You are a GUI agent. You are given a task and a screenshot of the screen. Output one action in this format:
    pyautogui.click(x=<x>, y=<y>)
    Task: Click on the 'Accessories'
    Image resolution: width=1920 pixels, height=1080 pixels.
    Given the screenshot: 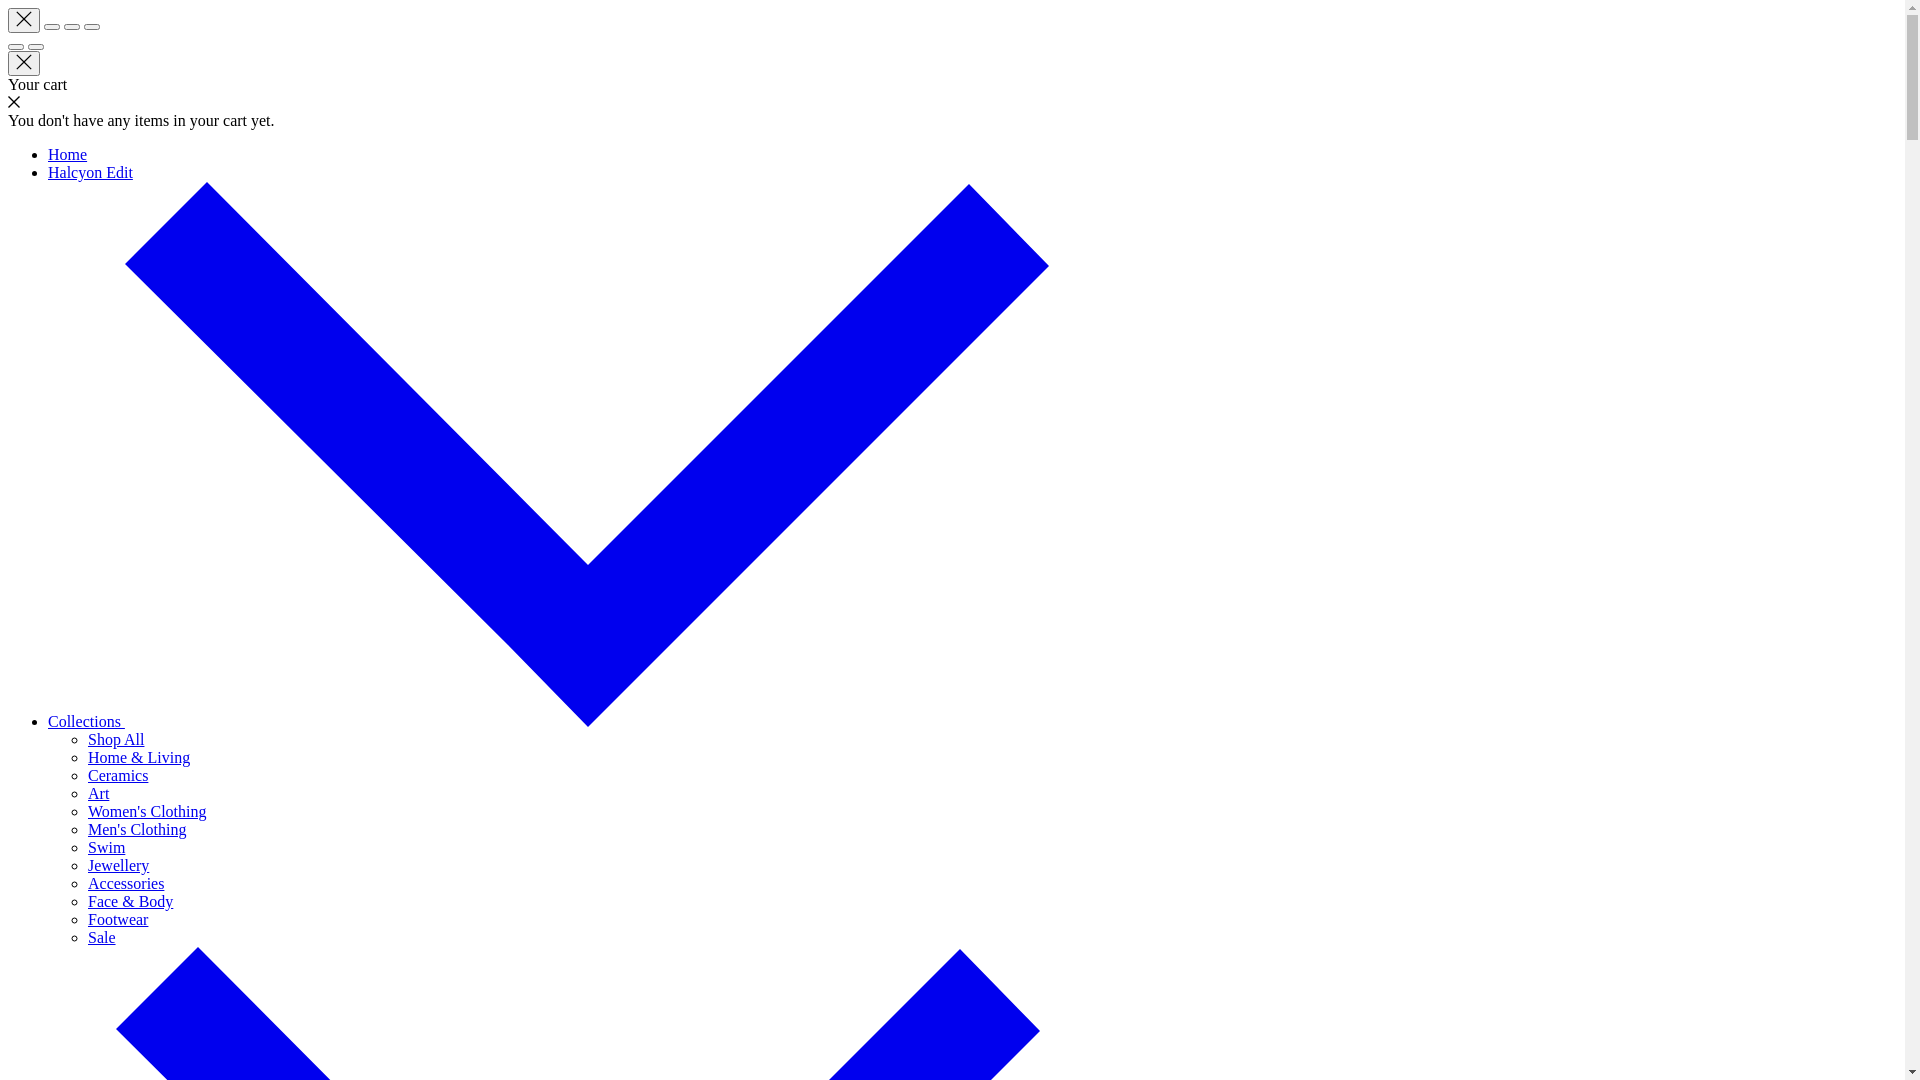 What is the action you would take?
    pyautogui.click(x=124, y=882)
    